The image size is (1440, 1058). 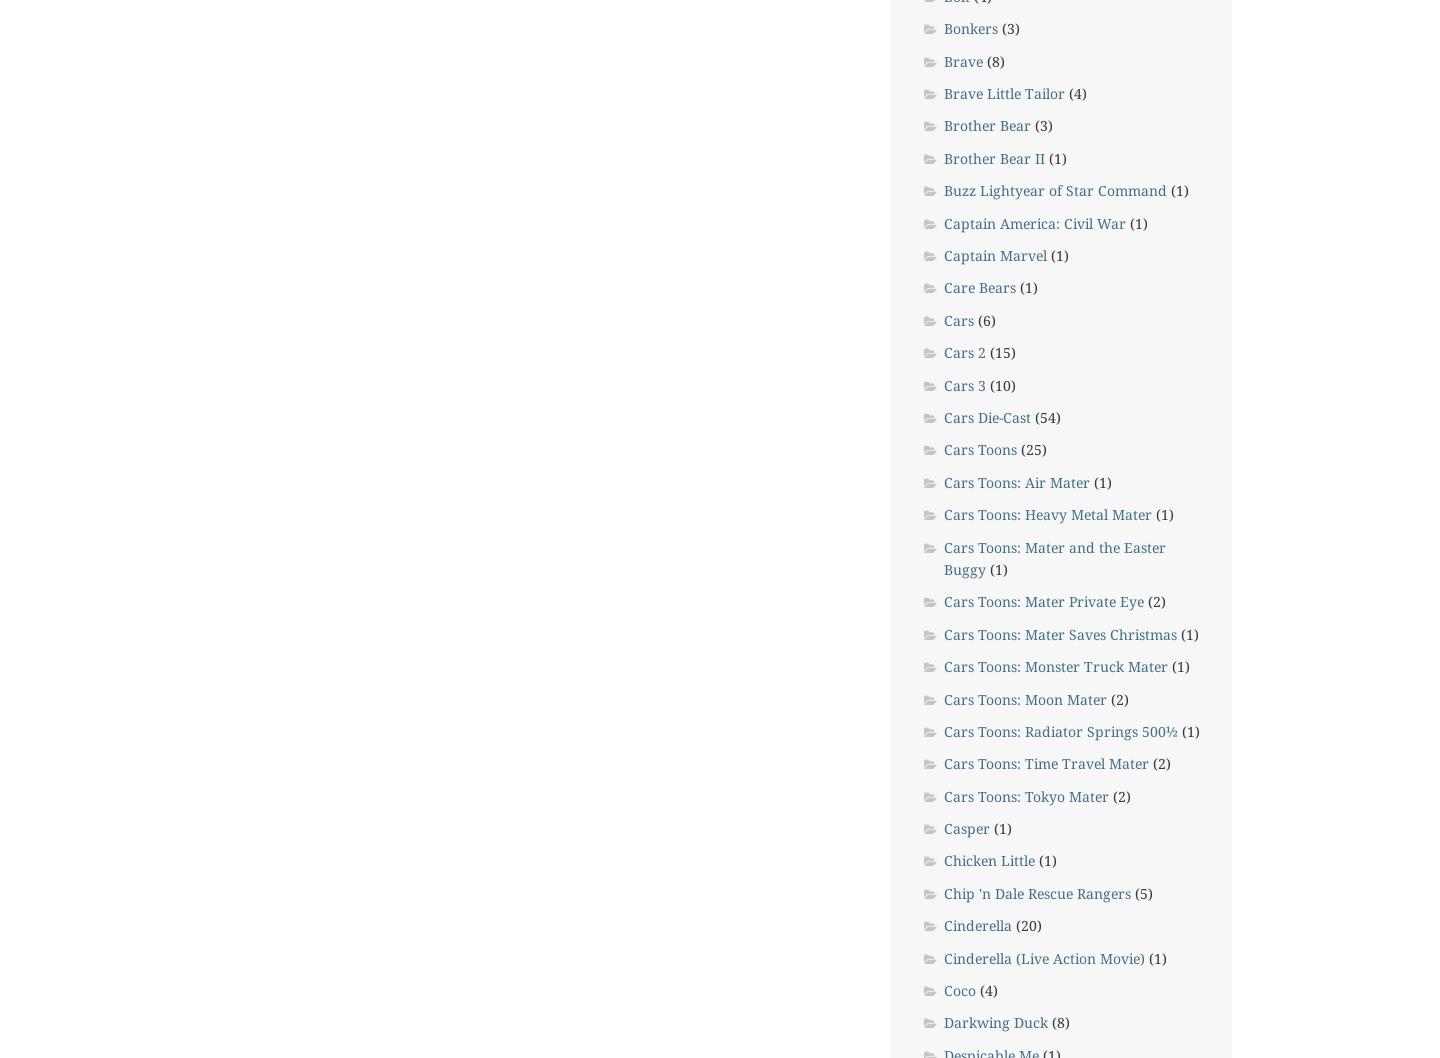 What do you see at coordinates (943, 513) in the screenshot?
I see `'Cars Toons: Heavy Metal Mater'` at bounding box center [943, 513].